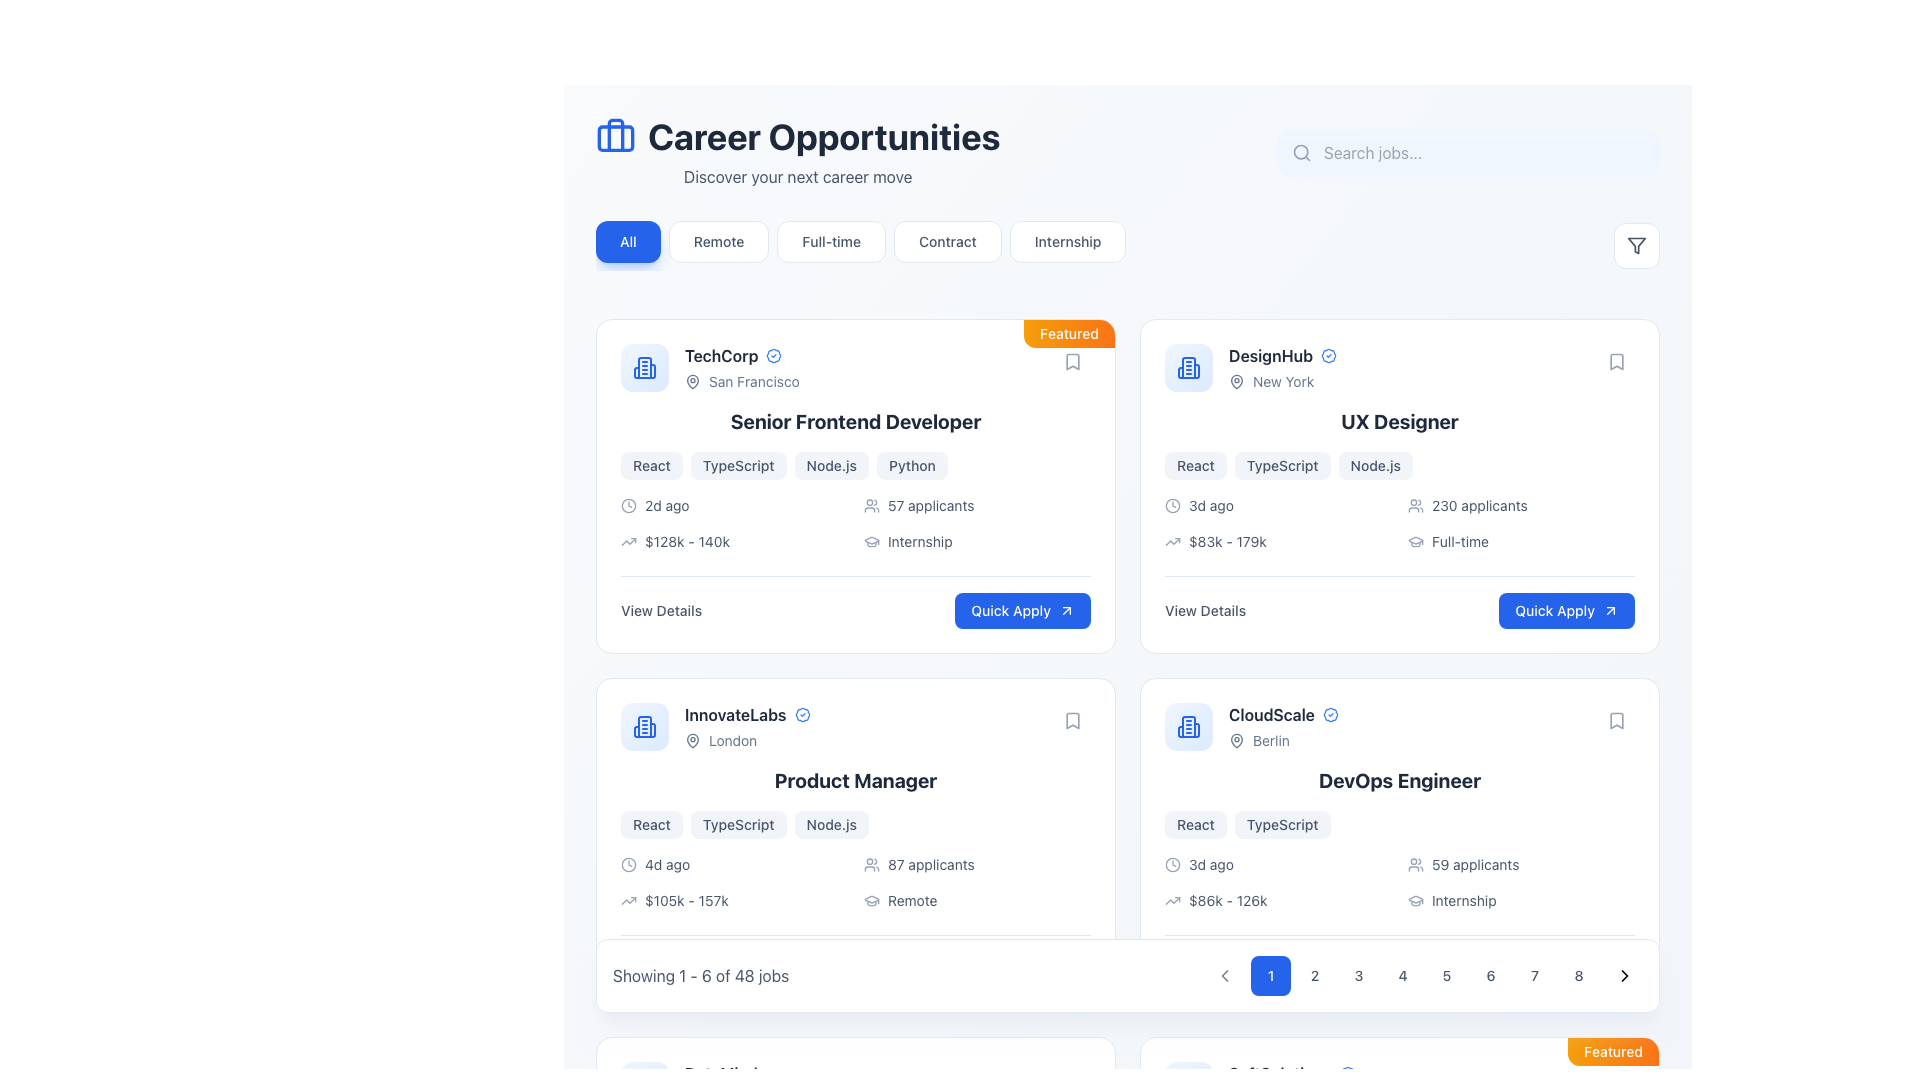  What do you see at coordinates (1315, 974) in the screenshot?
I see `the pagination button that navigates to the second page of resources, located between the active '1' button and the '3' button` at bounding box center [1315, 974].